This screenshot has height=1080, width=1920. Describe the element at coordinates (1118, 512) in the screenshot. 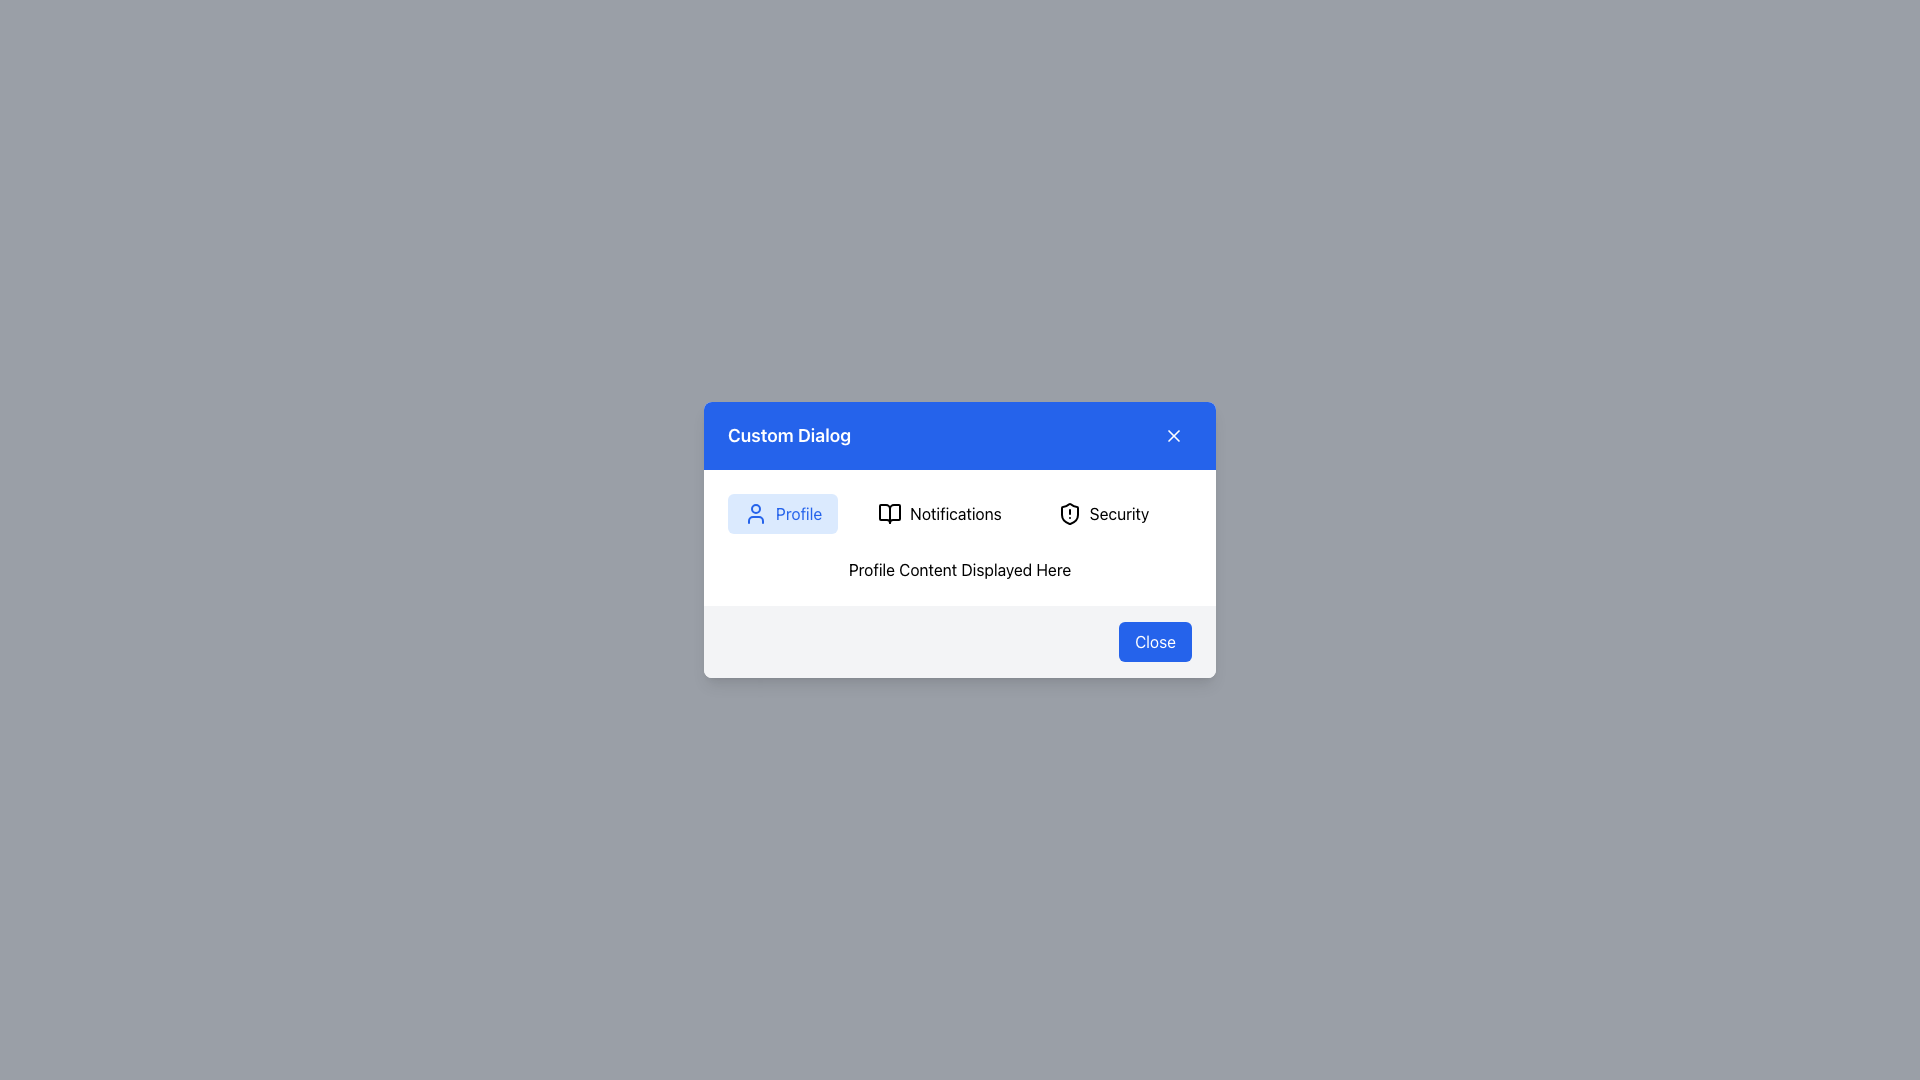

I see `the rightmost label in the dialog's top section, which displays security-related information and is located to the right of the 'Notifications' button` at that location.